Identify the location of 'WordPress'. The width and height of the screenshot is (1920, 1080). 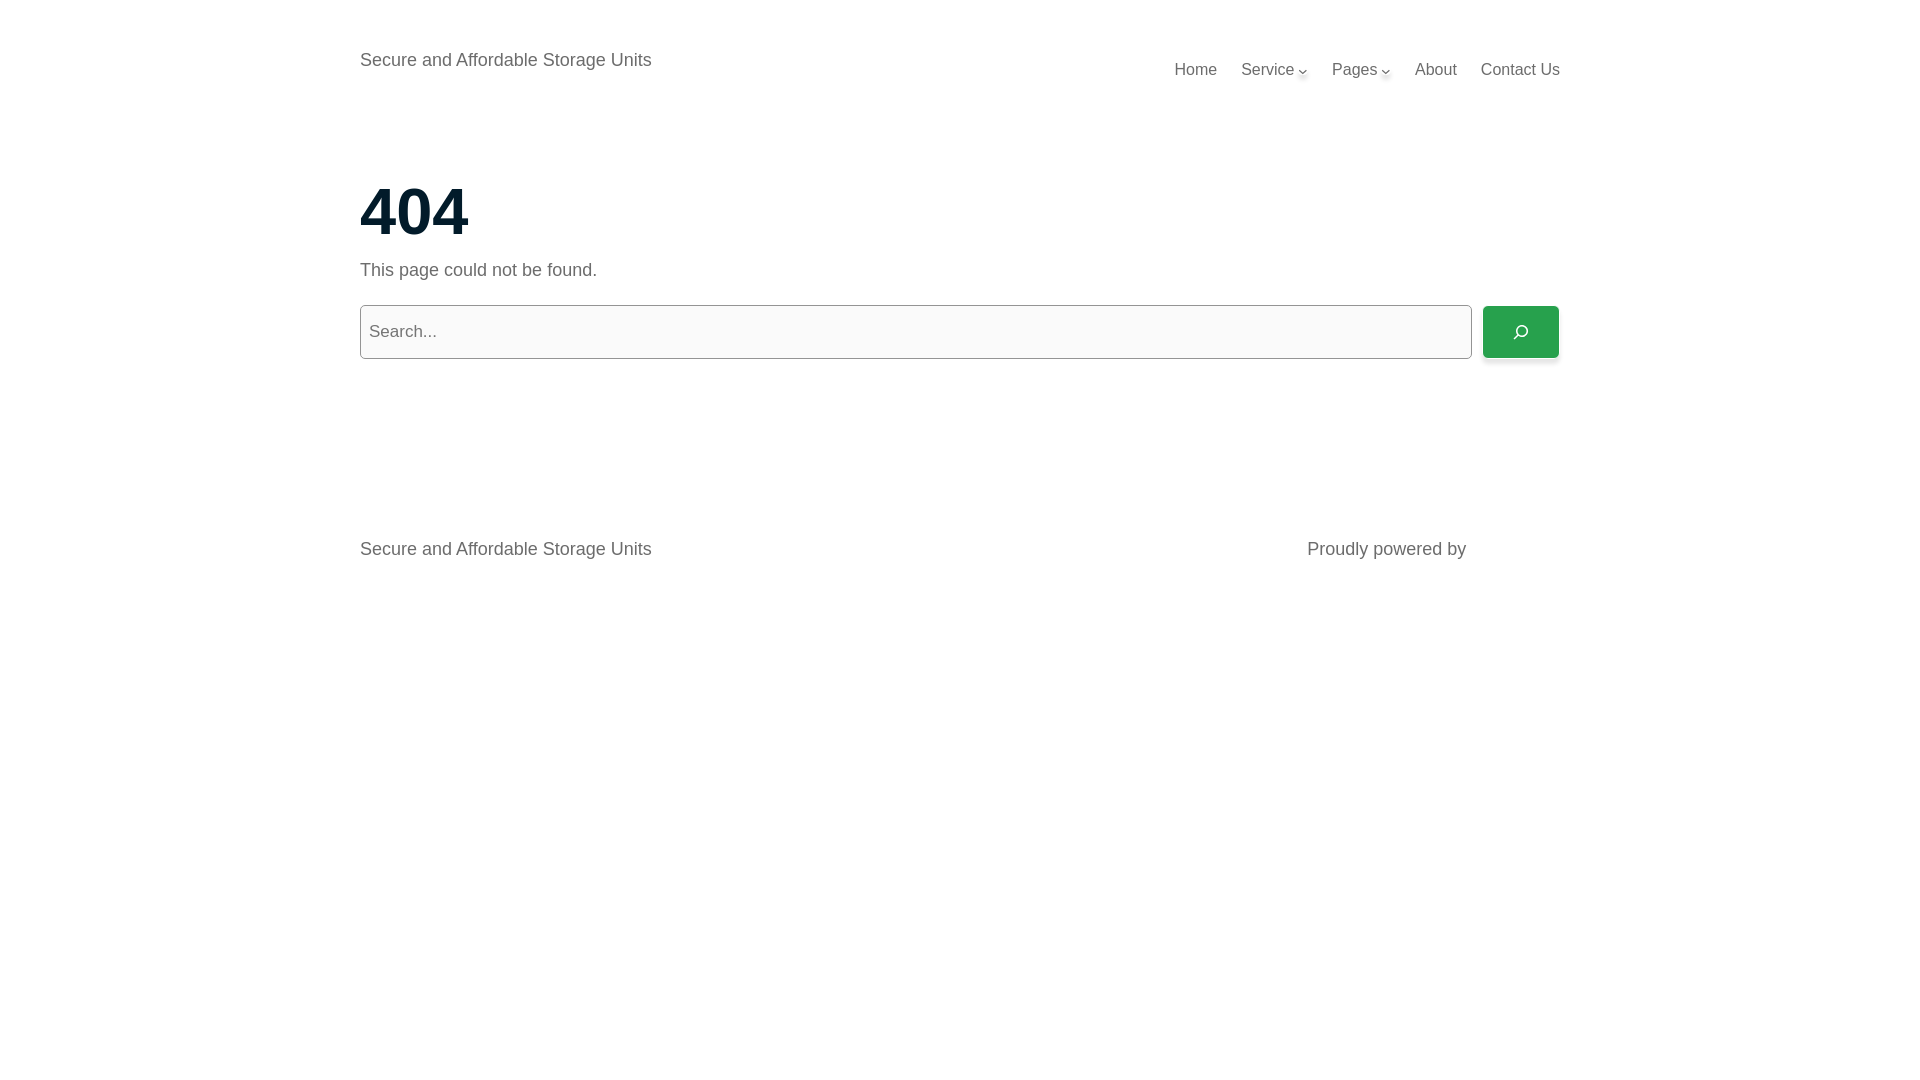
(1515, 548).